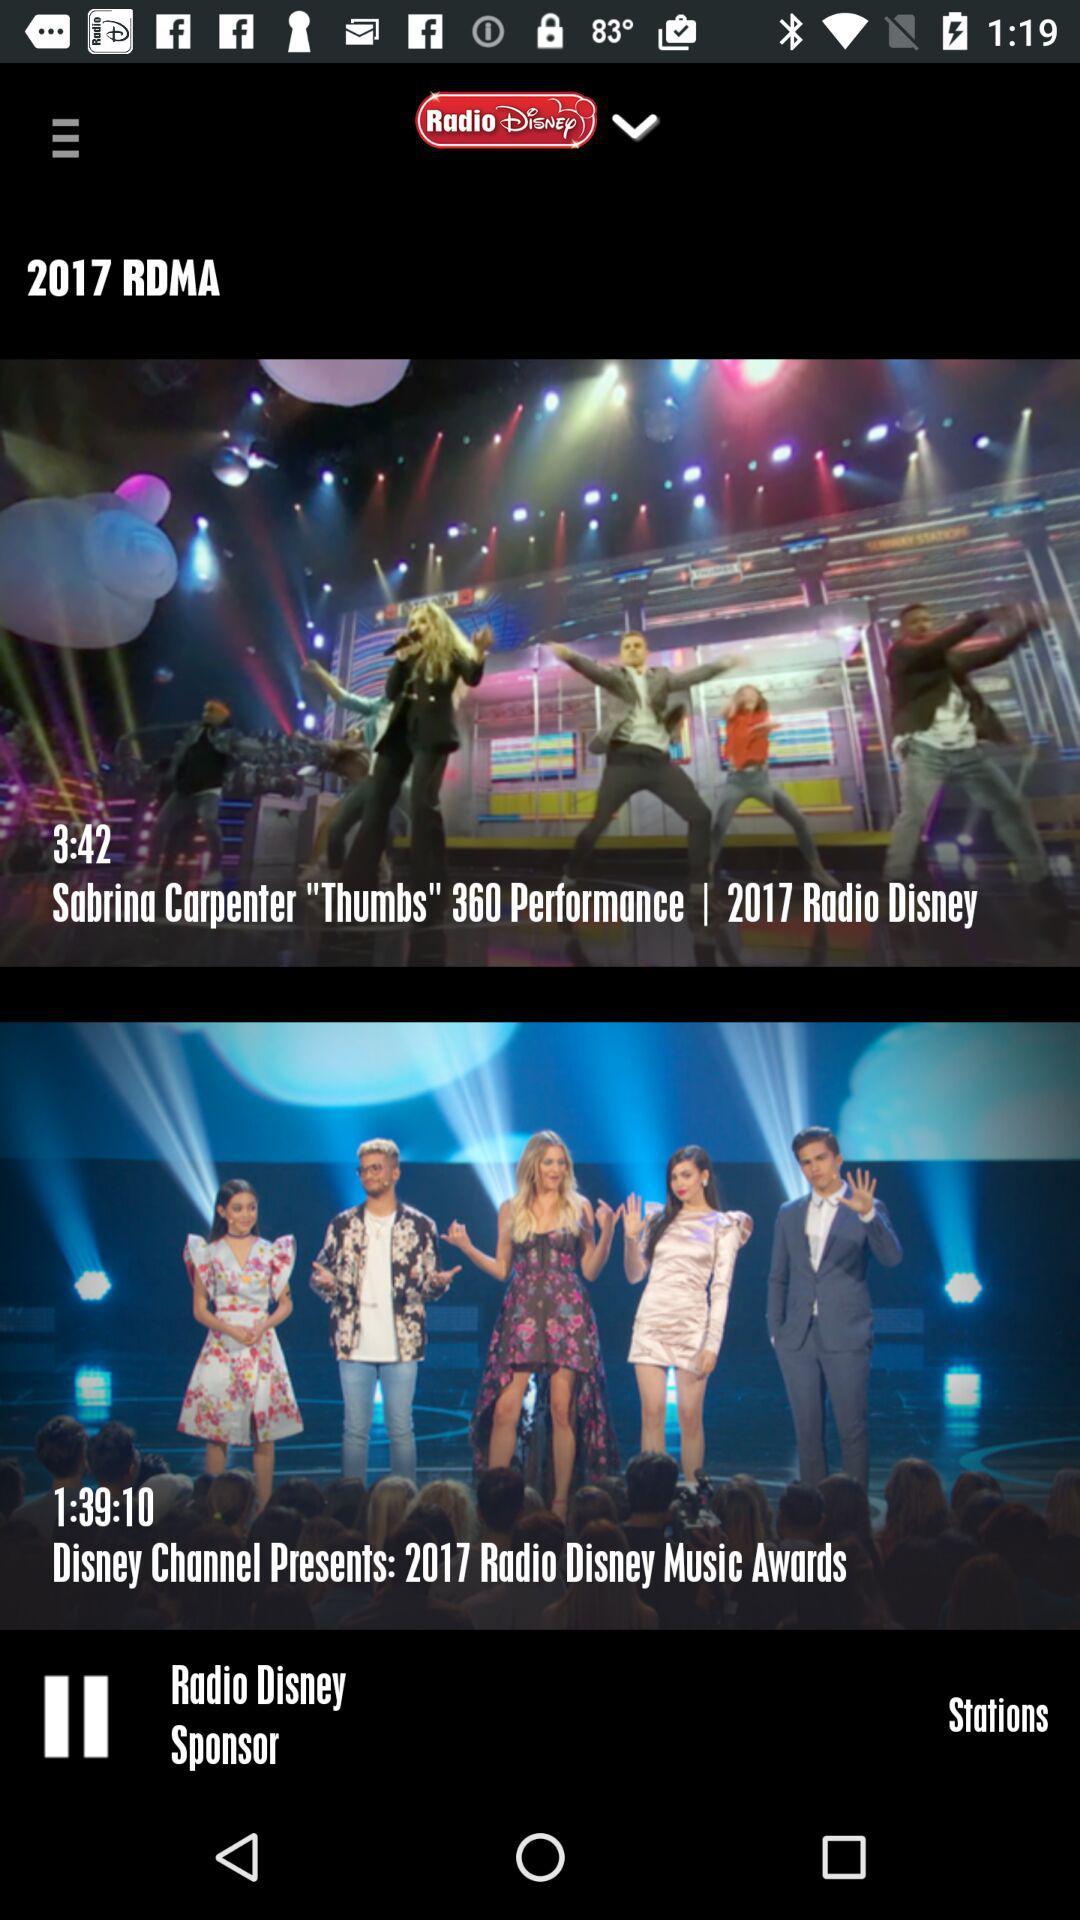 Image resolution: width=1080 pixels, height=1920 pixels. Describe the element at coordinates (77, 1714) in the screenshot. I see `icon to the left of the radio disney item` at that location.